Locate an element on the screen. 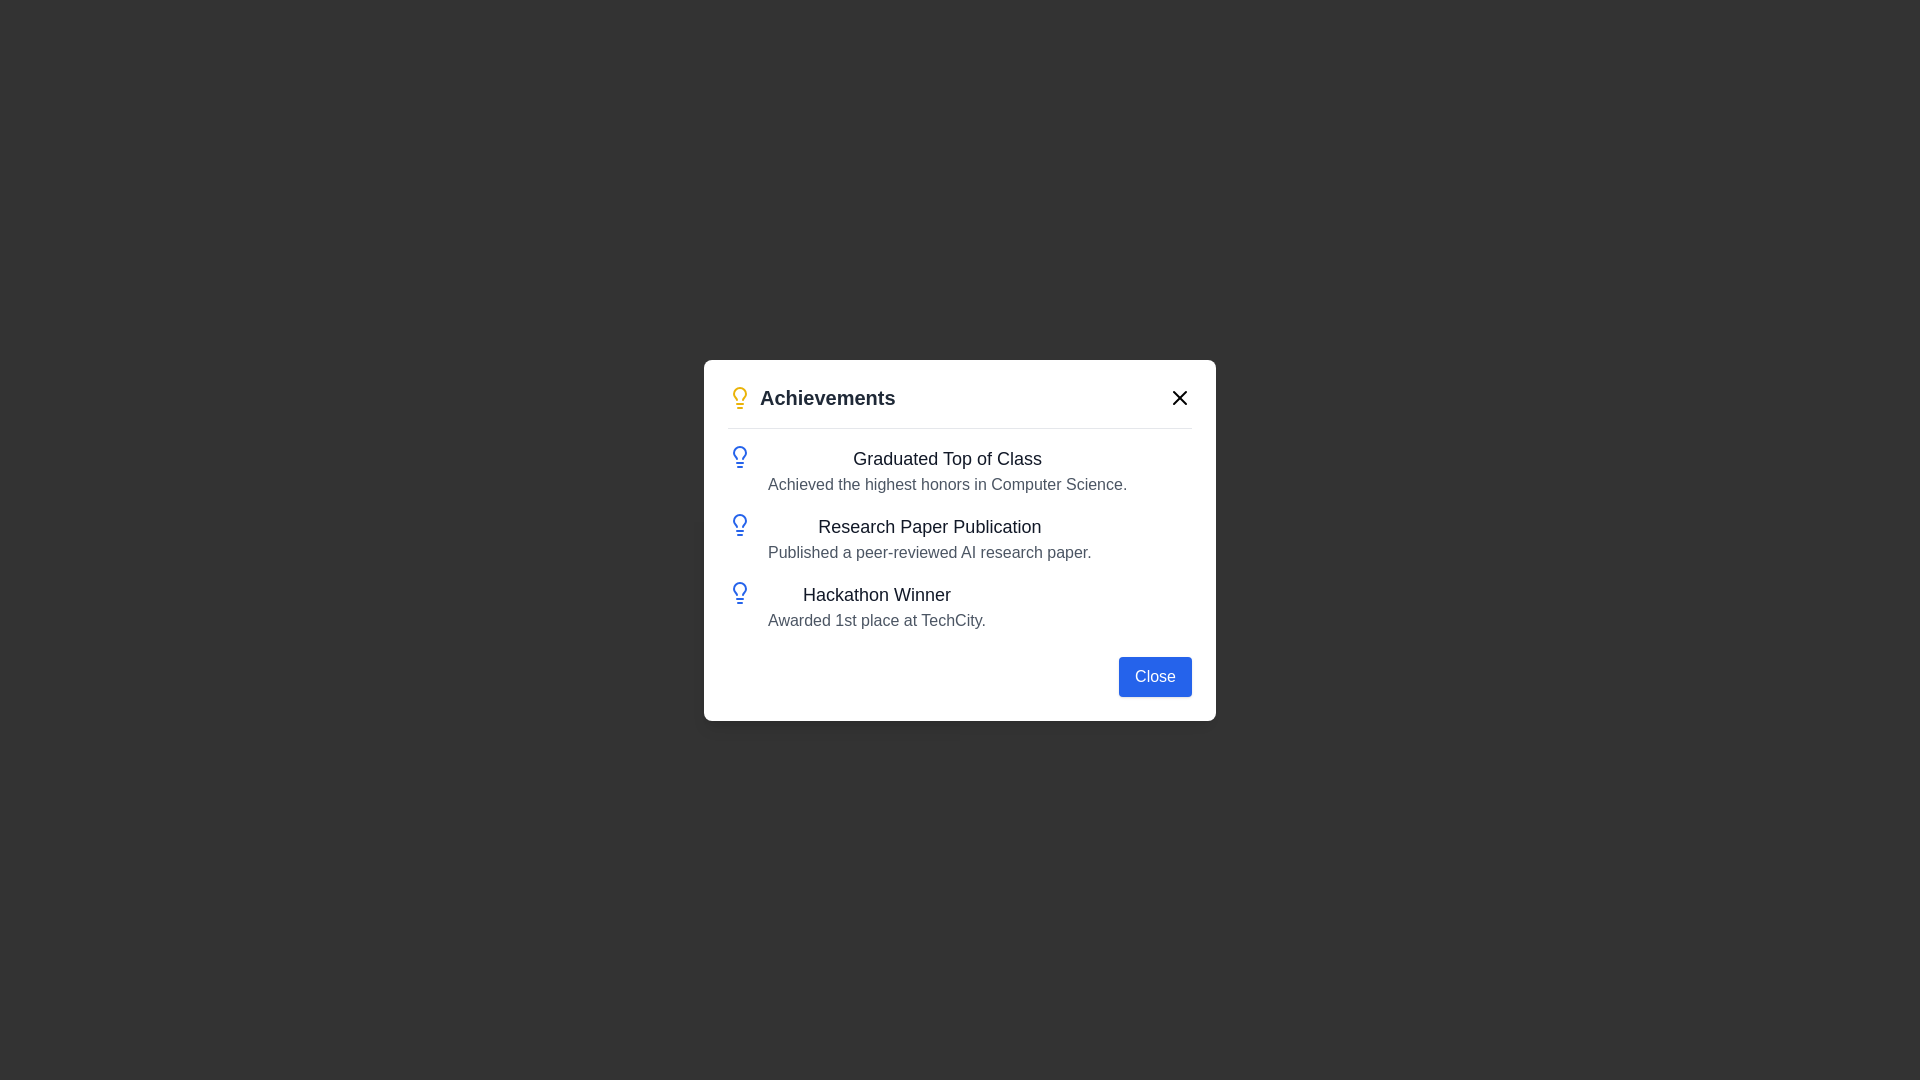 The width and height of the screenshot is (1920, 1080). the close button located in the top-right corner of the 'Achievements' dialog box is located at coordinates (1180, 397).